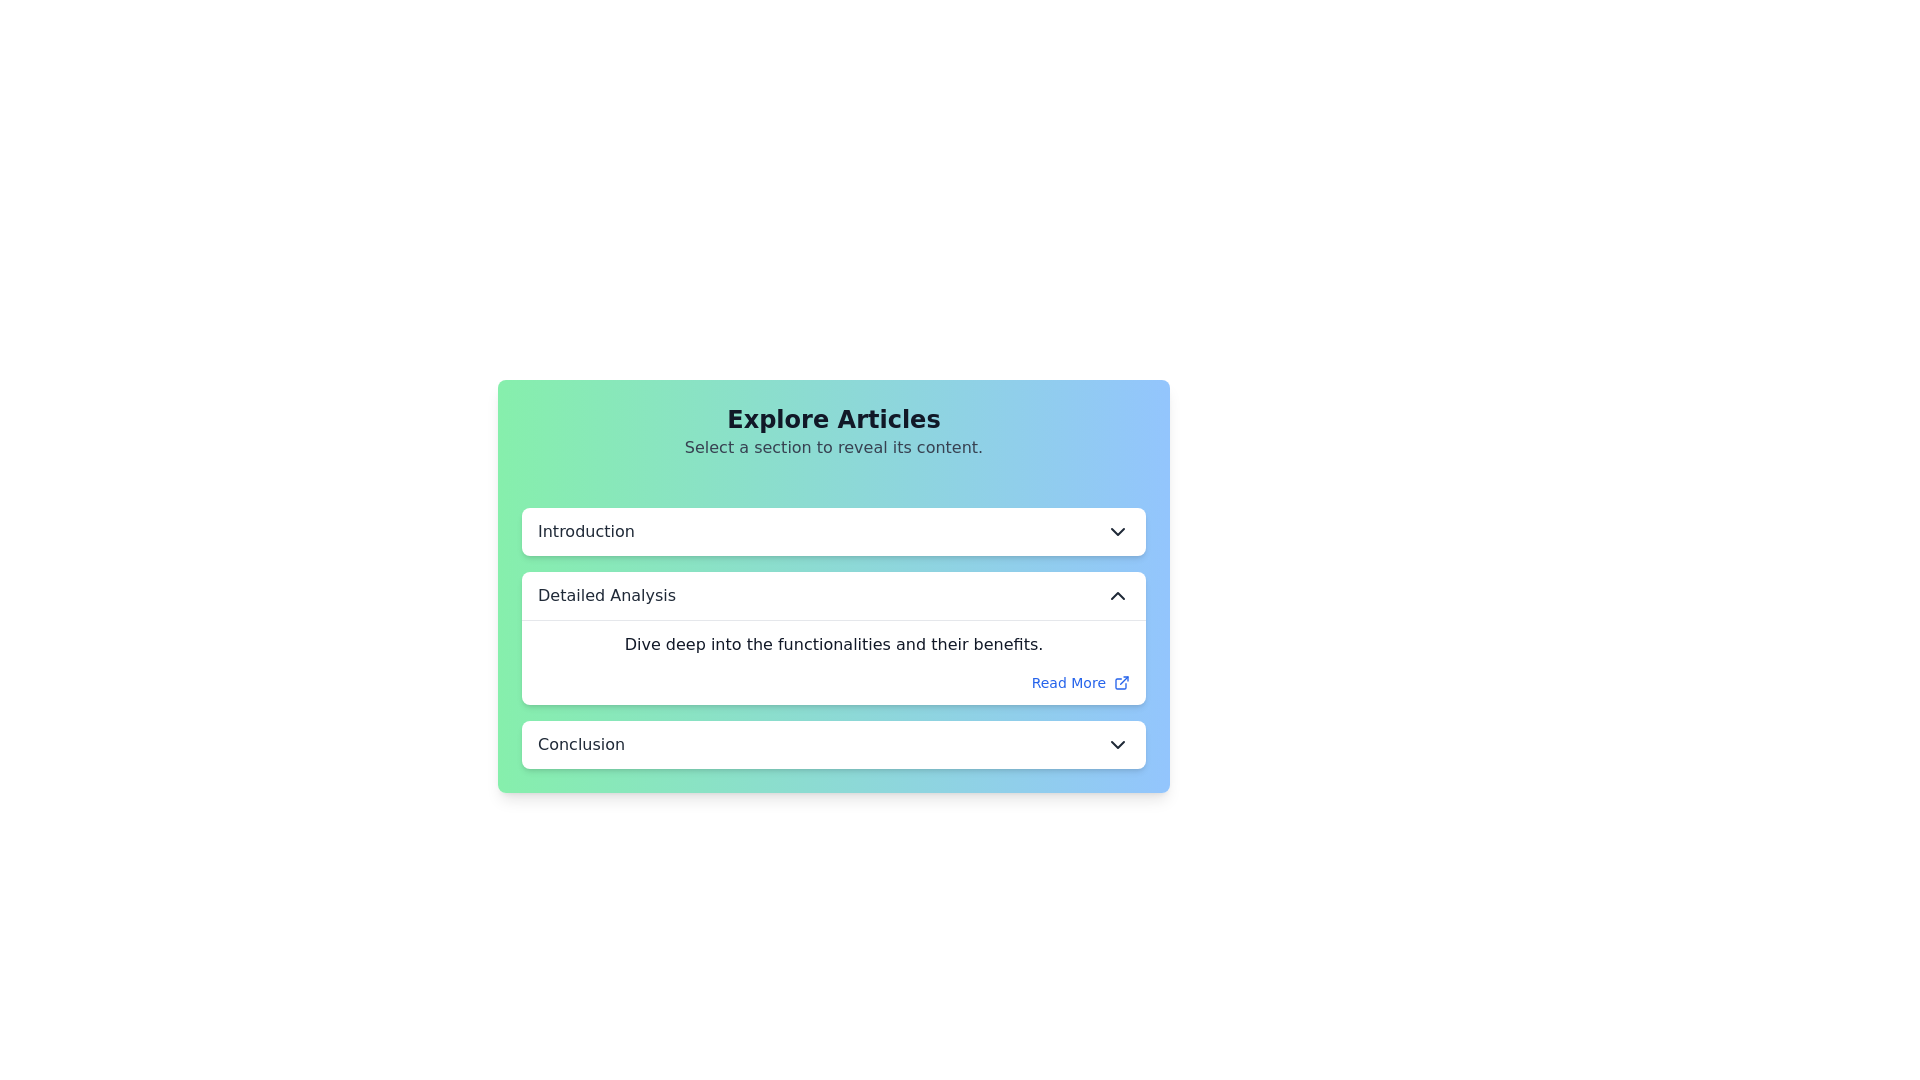 The image size is (1920, 1080). What do you see at coordinates (1117, 531) in the screenshot?
I see `the downward-facing chevron icon located to the far right of the 'Introduction' label` at bounding box center [1117, 531].